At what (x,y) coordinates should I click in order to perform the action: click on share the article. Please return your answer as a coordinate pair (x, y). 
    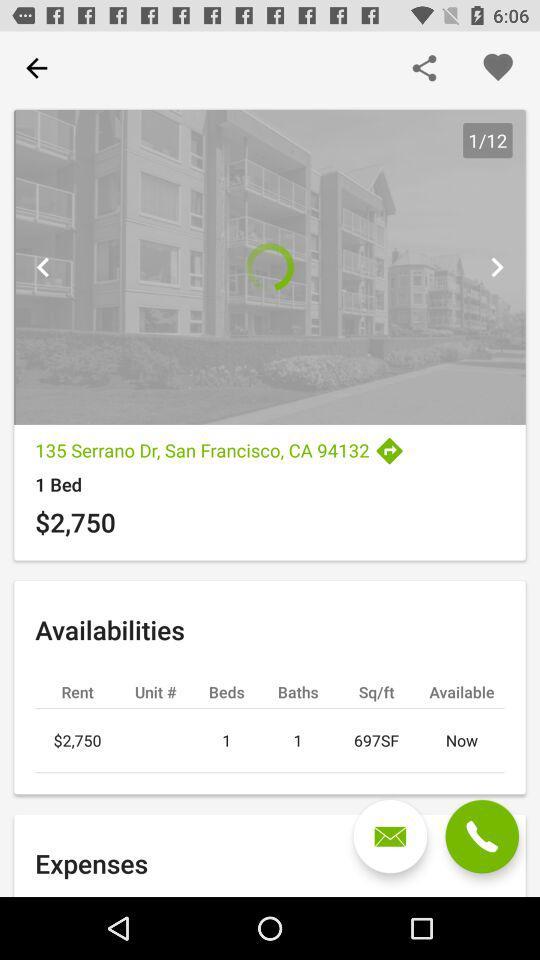
    Looking at the image, I should click on (423, 68).